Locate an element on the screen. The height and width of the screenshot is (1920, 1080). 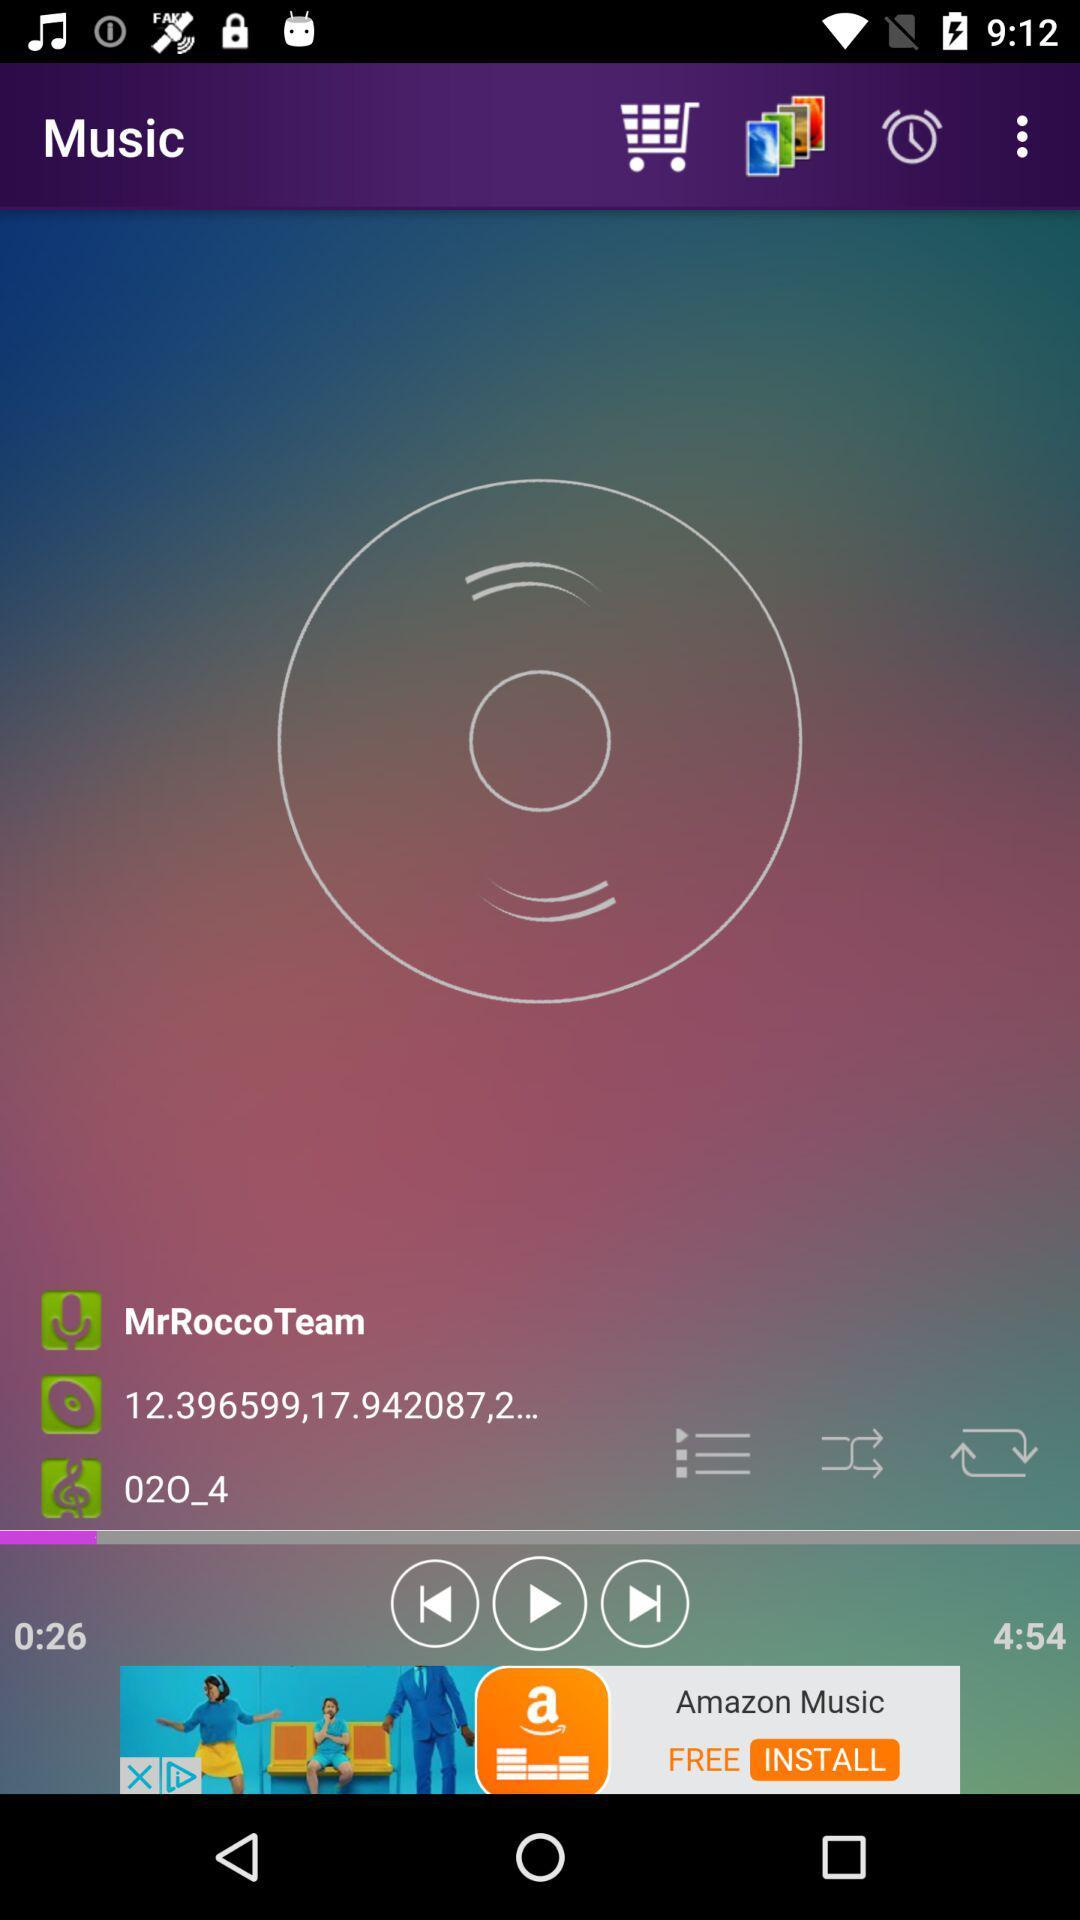
see advertisement is located at coordinates (540, 1727).